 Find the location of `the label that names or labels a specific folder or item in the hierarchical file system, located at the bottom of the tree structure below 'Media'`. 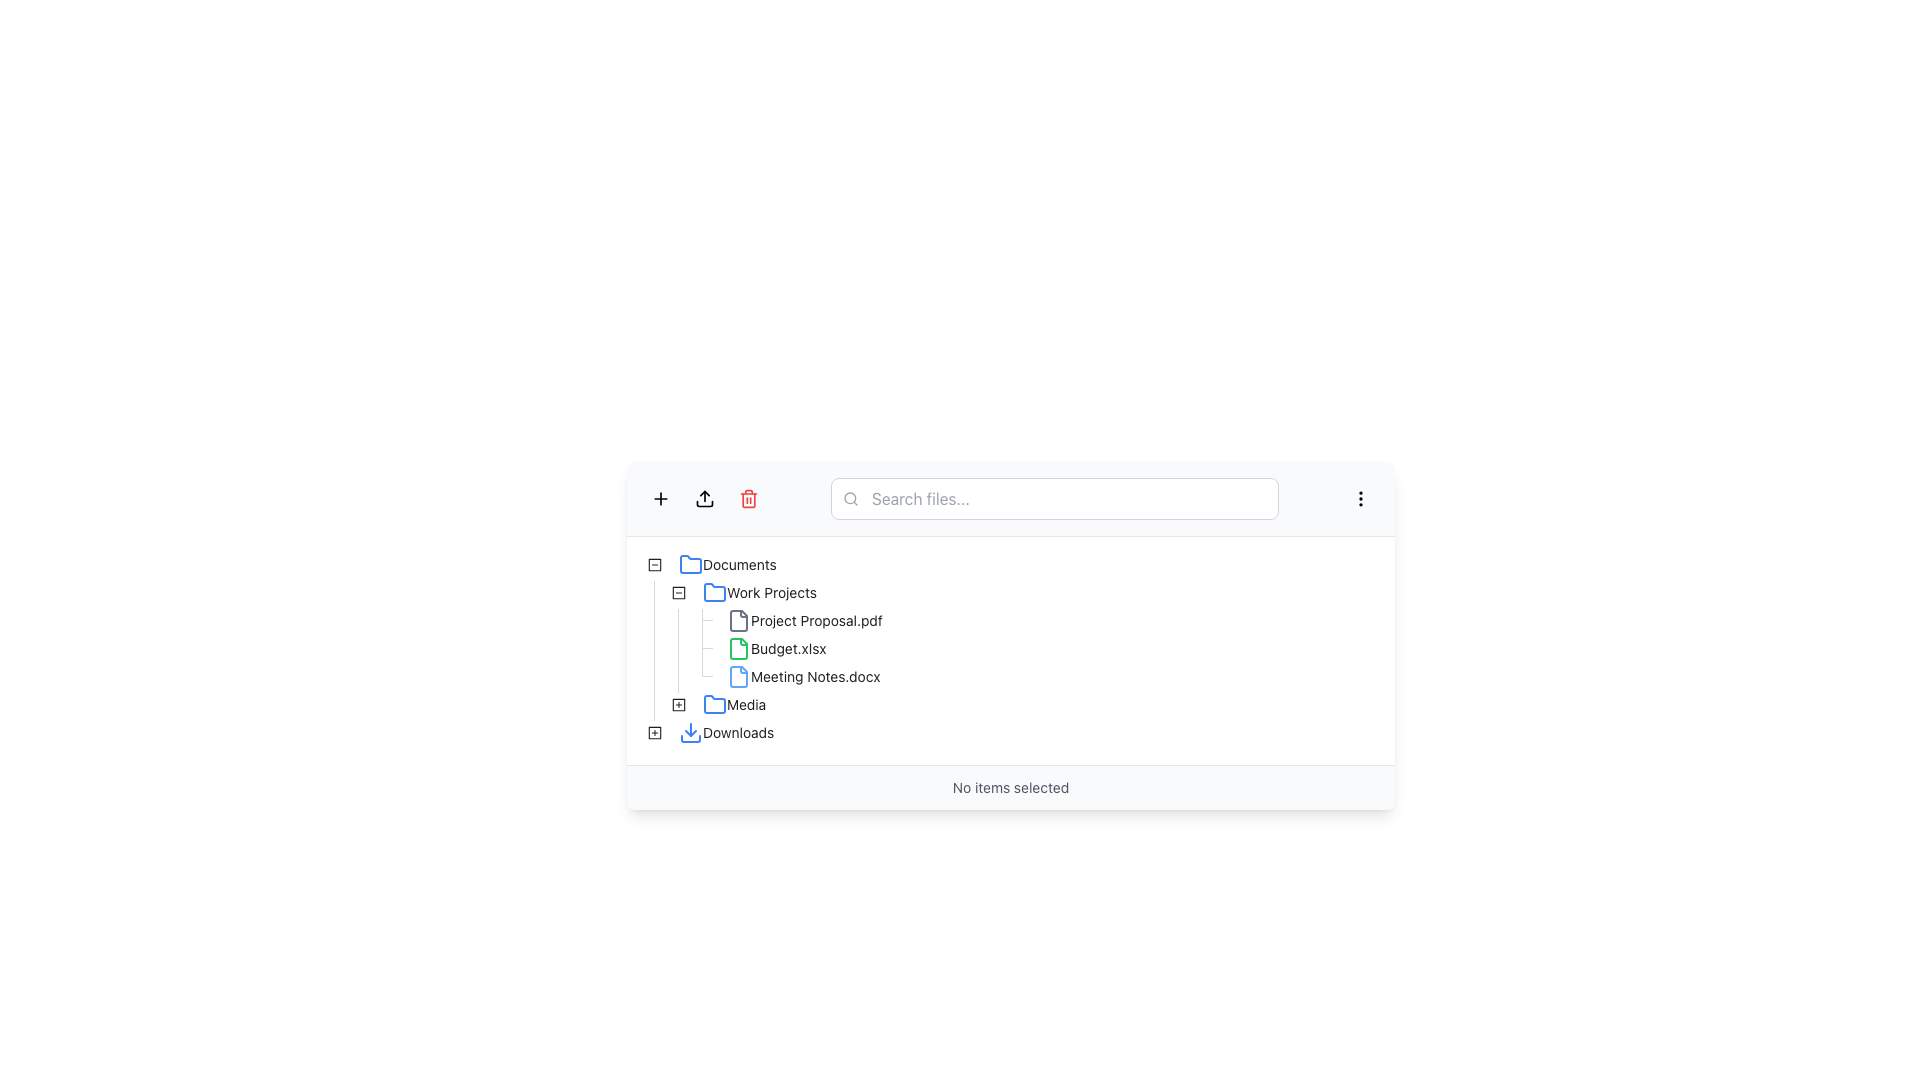

the label that names or labels a specific folder or item in the hierarchical file system, located at the bottom of the tree structure below 'Media' is located at coordinates (737, 732).